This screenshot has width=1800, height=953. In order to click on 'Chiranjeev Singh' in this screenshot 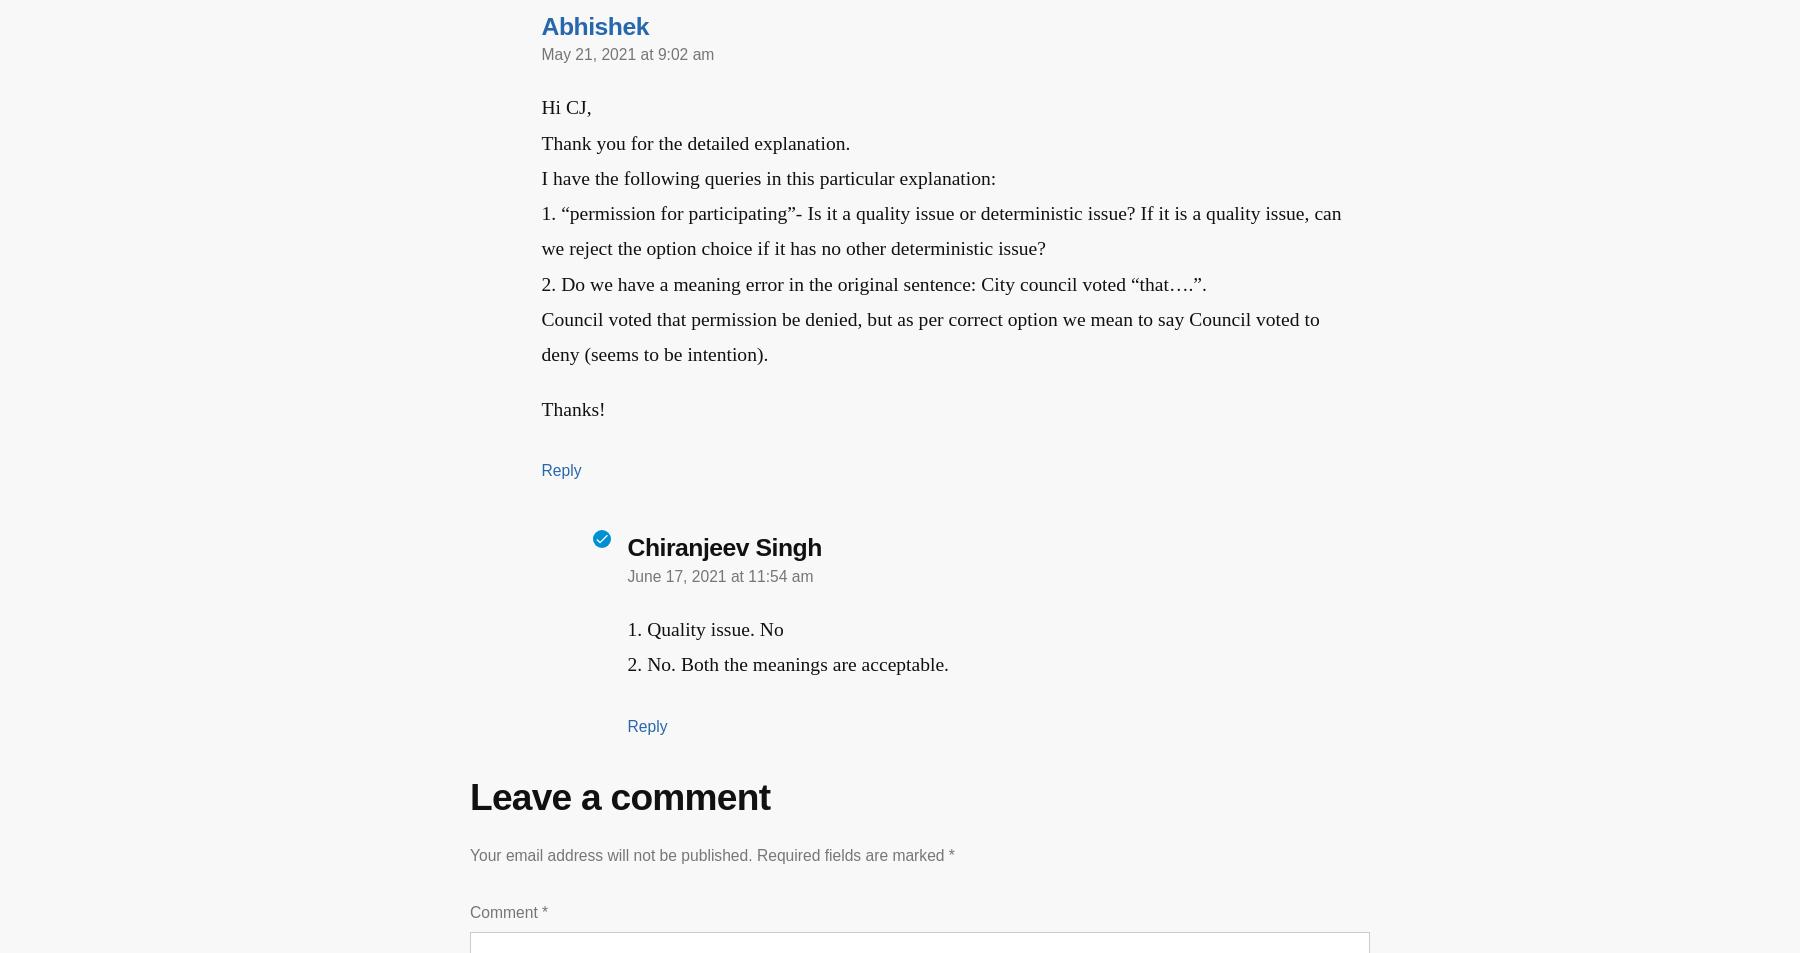, I will do `click(626, 546)`.